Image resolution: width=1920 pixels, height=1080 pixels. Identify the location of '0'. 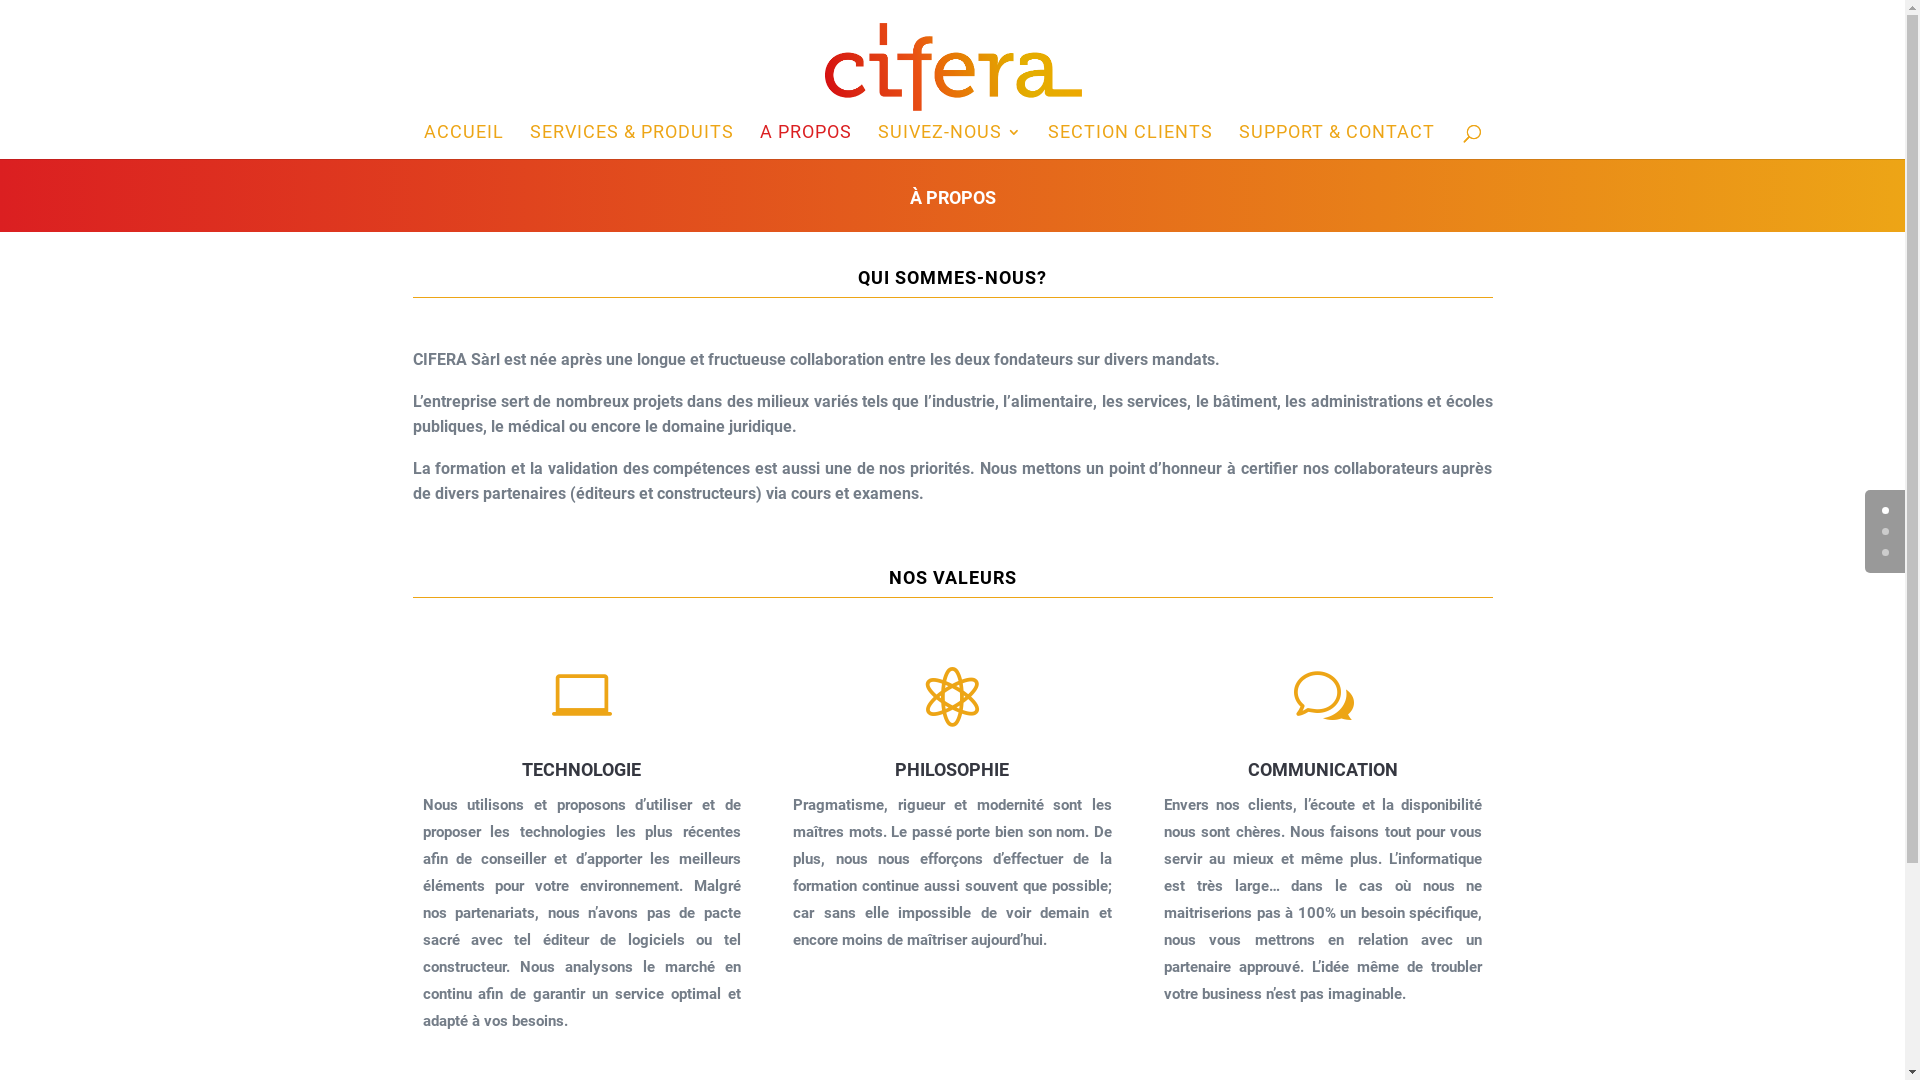
(1884, 509).